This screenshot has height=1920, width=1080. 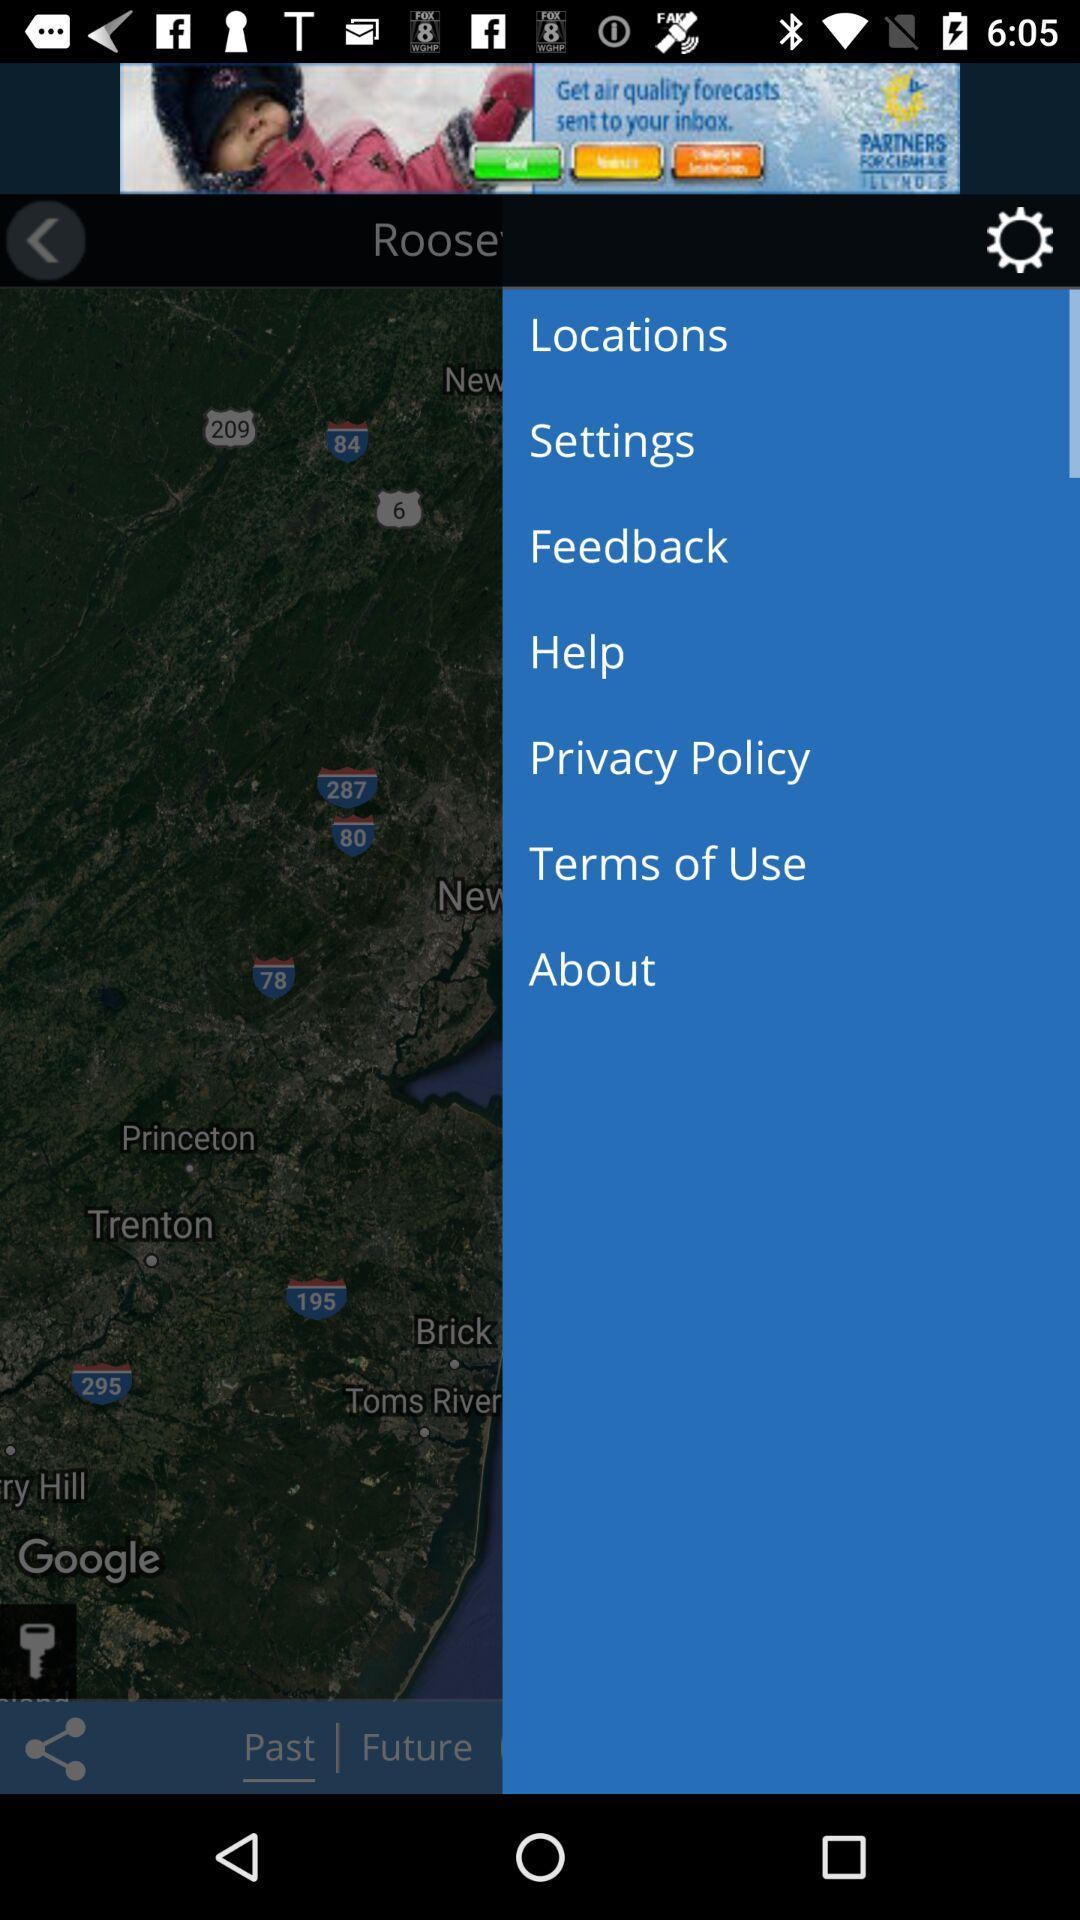 I want to click on the button next to share icon, so click(x=278, y=1746).